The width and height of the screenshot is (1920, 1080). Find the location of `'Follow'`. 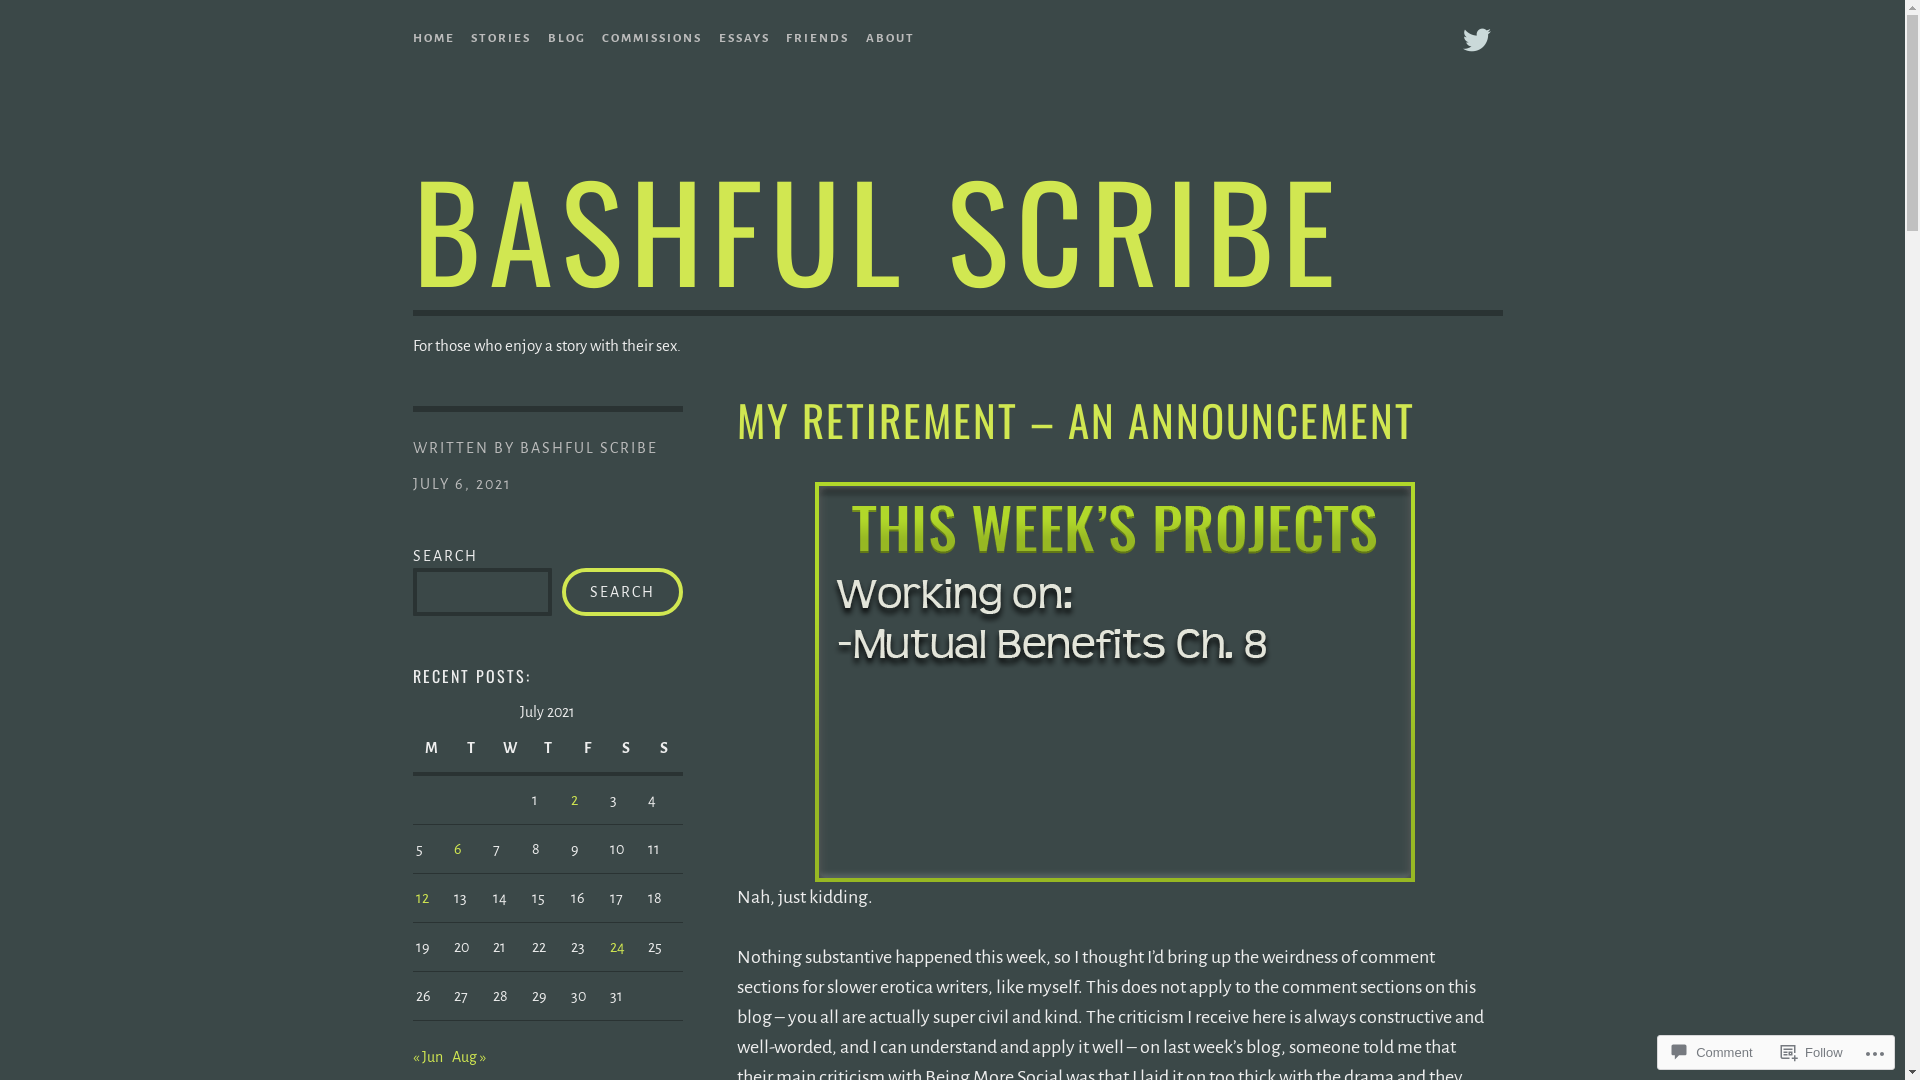

'Follow' is located at coordinates (1772, 1051).